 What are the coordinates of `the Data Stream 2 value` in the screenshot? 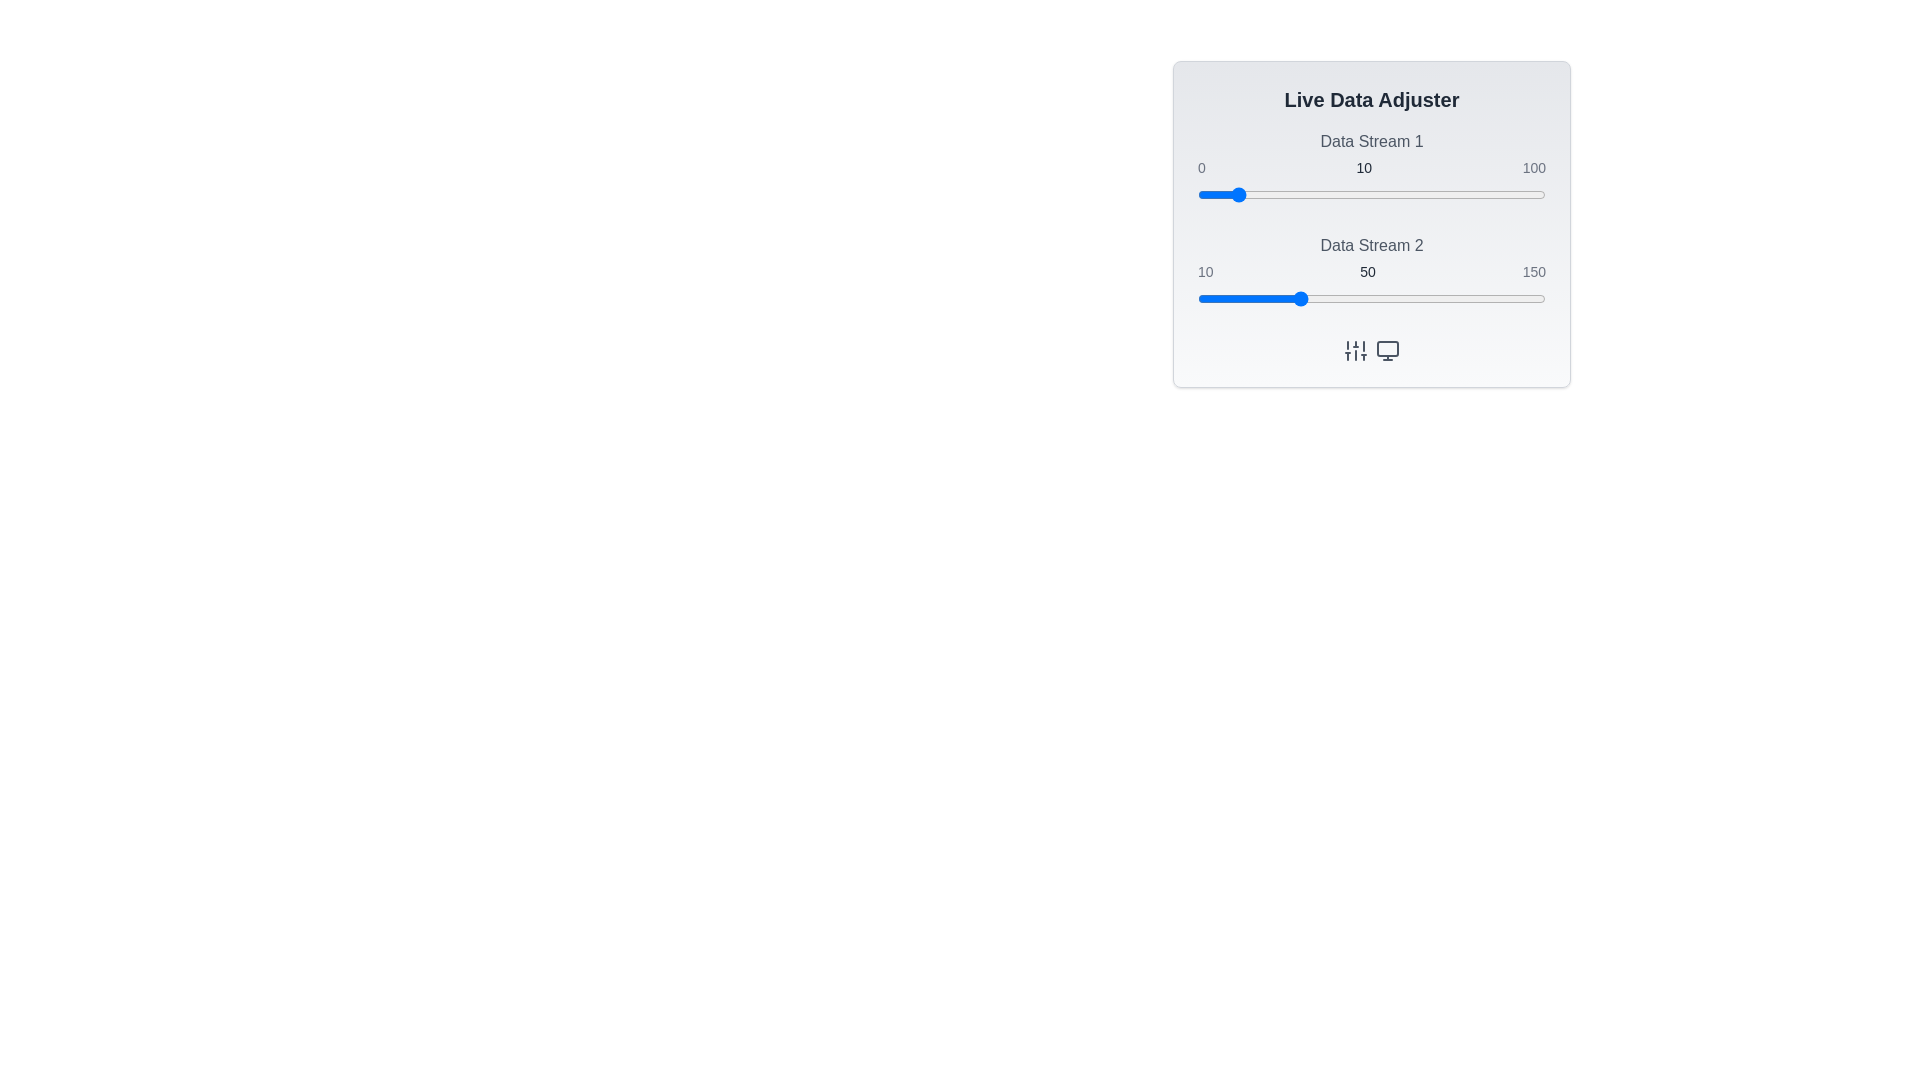 It's located at (1423, 299).